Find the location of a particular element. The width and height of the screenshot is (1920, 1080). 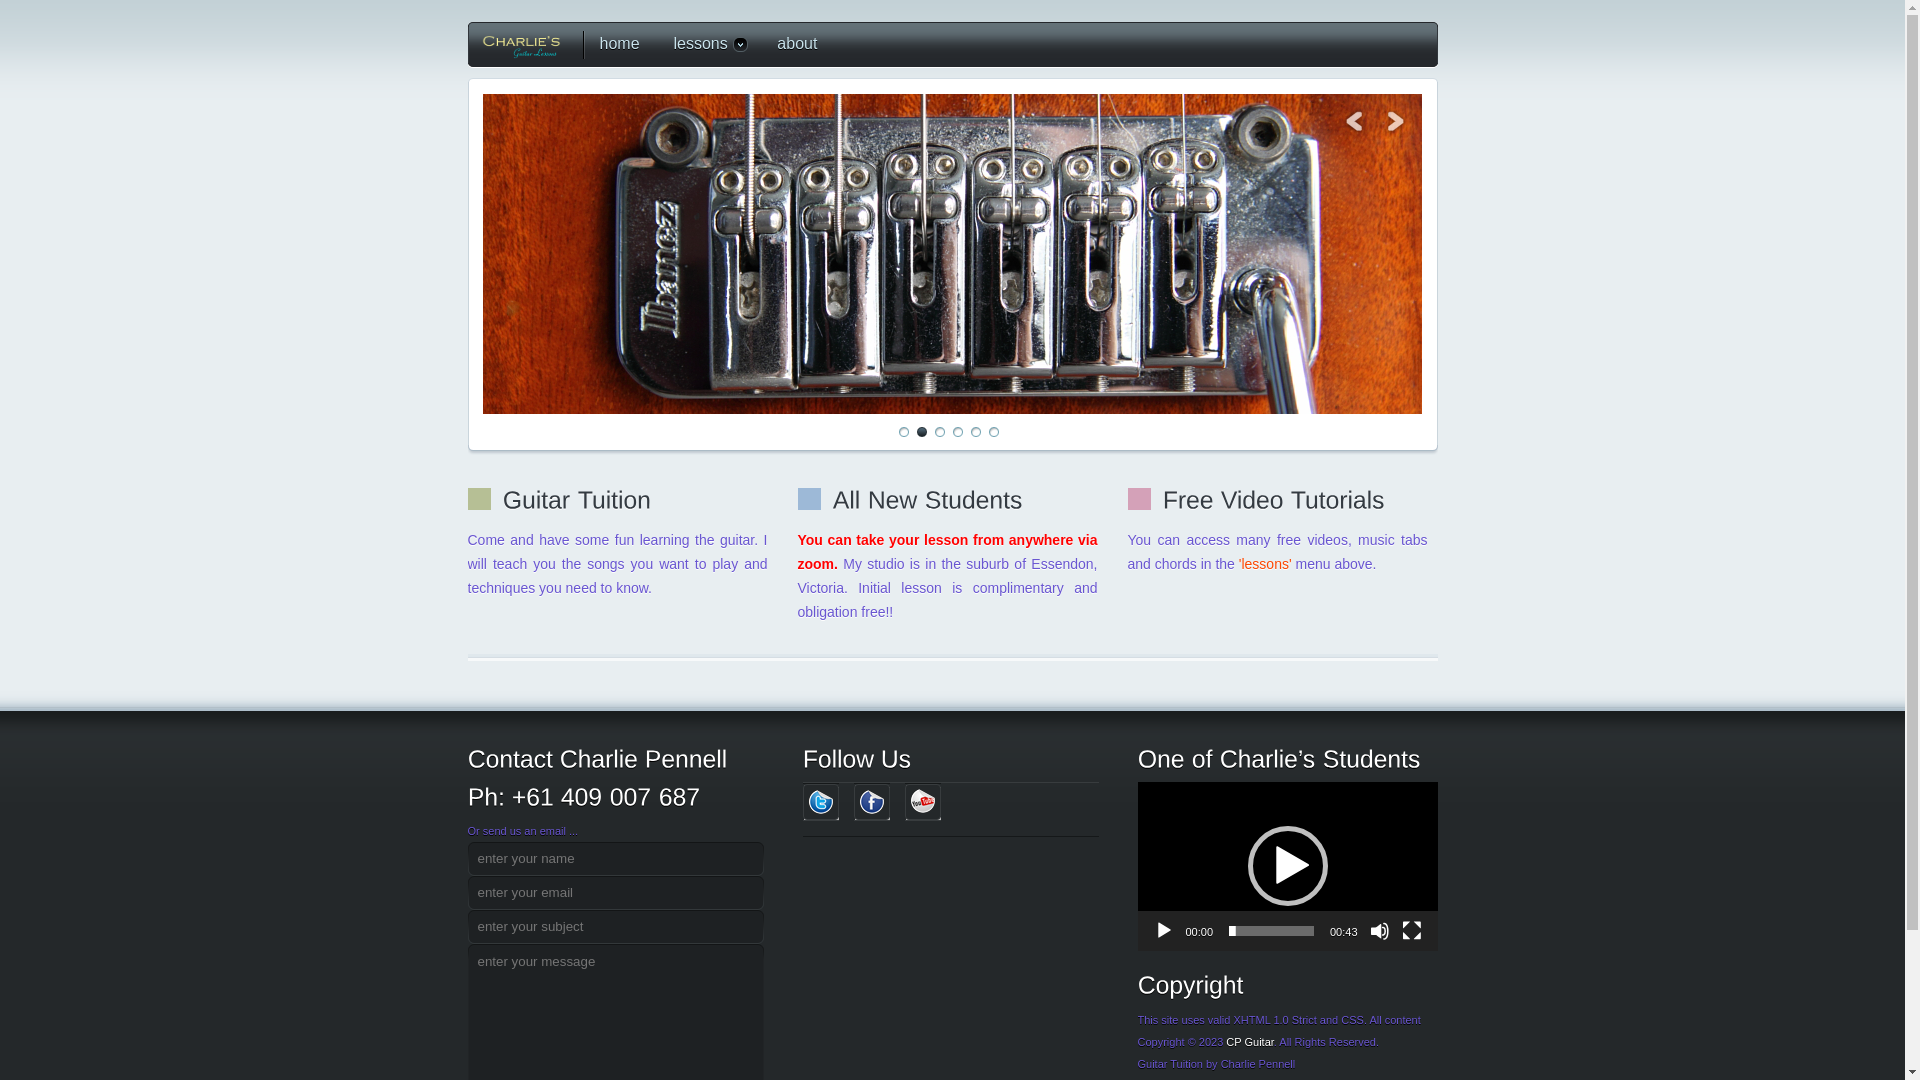

'1' is located at coordinates (896, 431).